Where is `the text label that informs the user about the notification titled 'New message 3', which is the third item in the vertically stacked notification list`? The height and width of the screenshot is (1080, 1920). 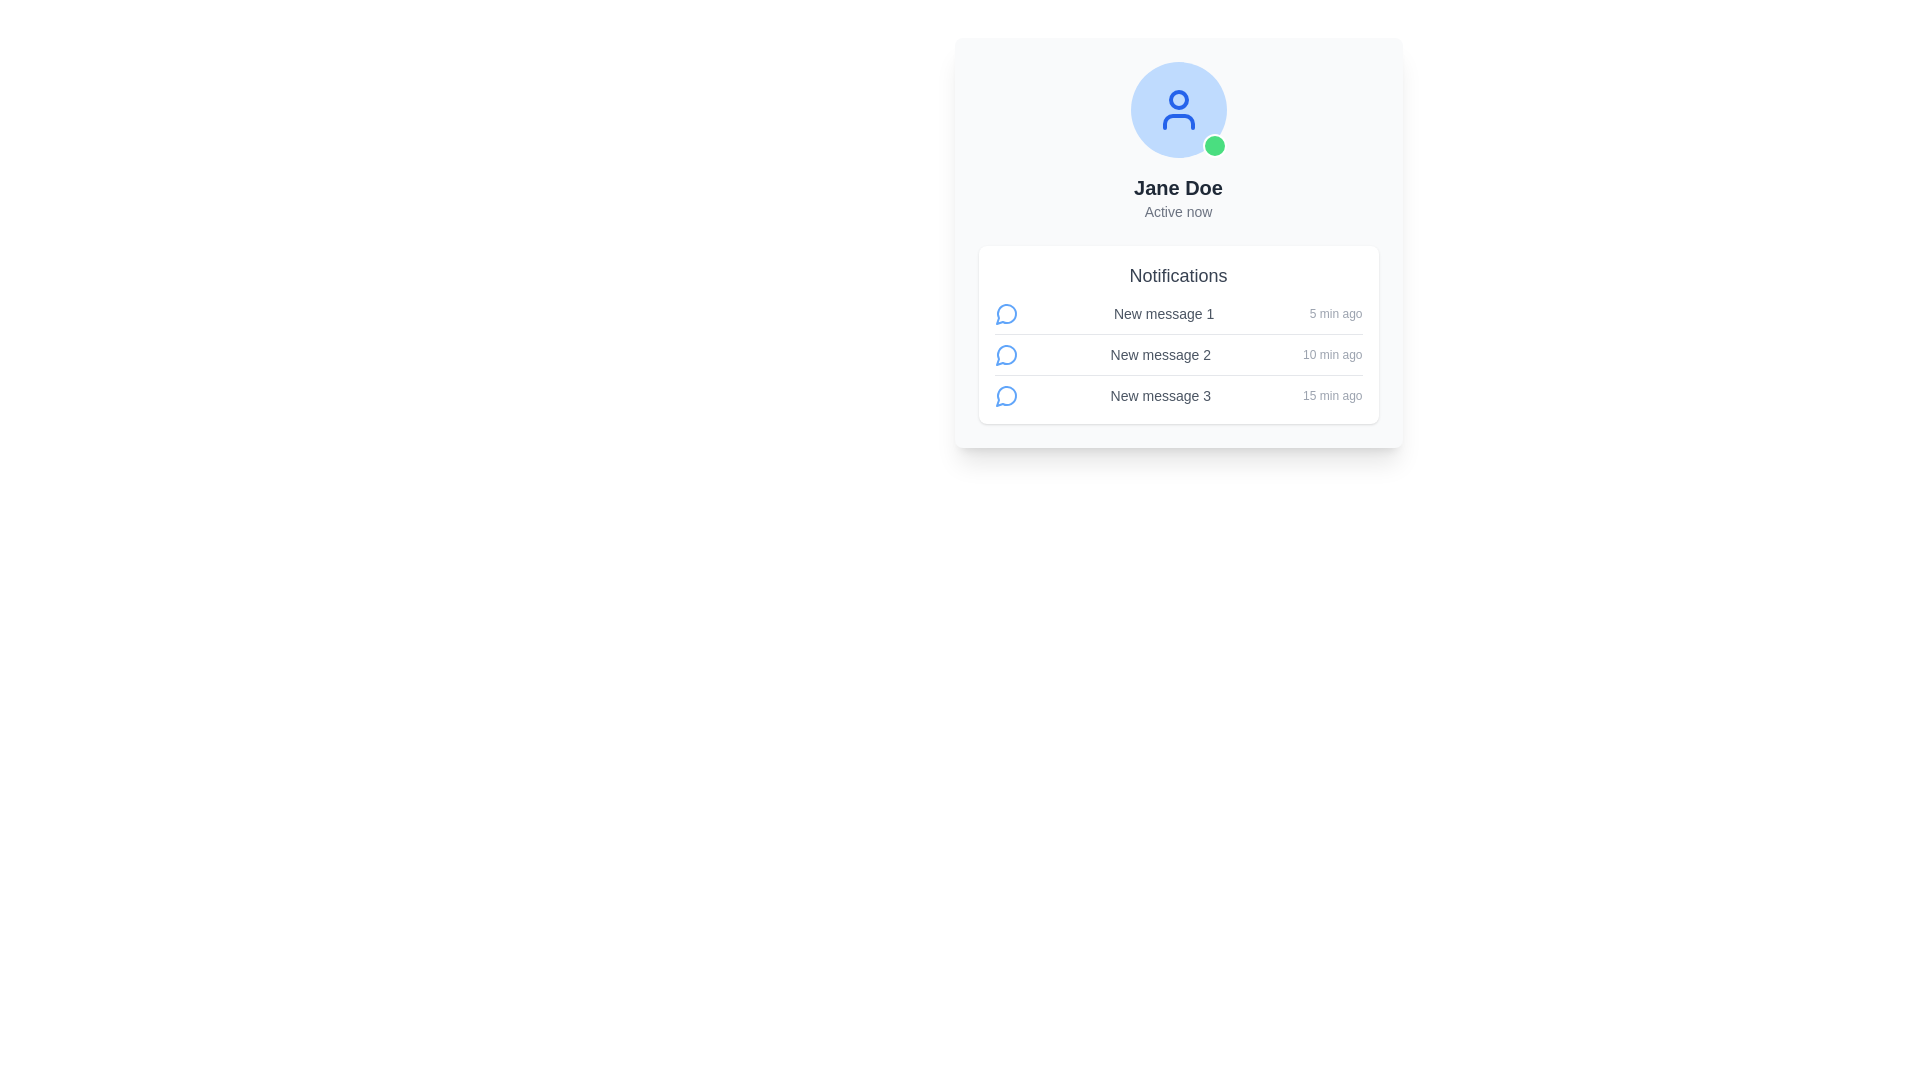 the text label that informs the user about the notification titled 'New message 3', which is the third item in the vertically stacked notification list is located at coordinates (1160, 396).